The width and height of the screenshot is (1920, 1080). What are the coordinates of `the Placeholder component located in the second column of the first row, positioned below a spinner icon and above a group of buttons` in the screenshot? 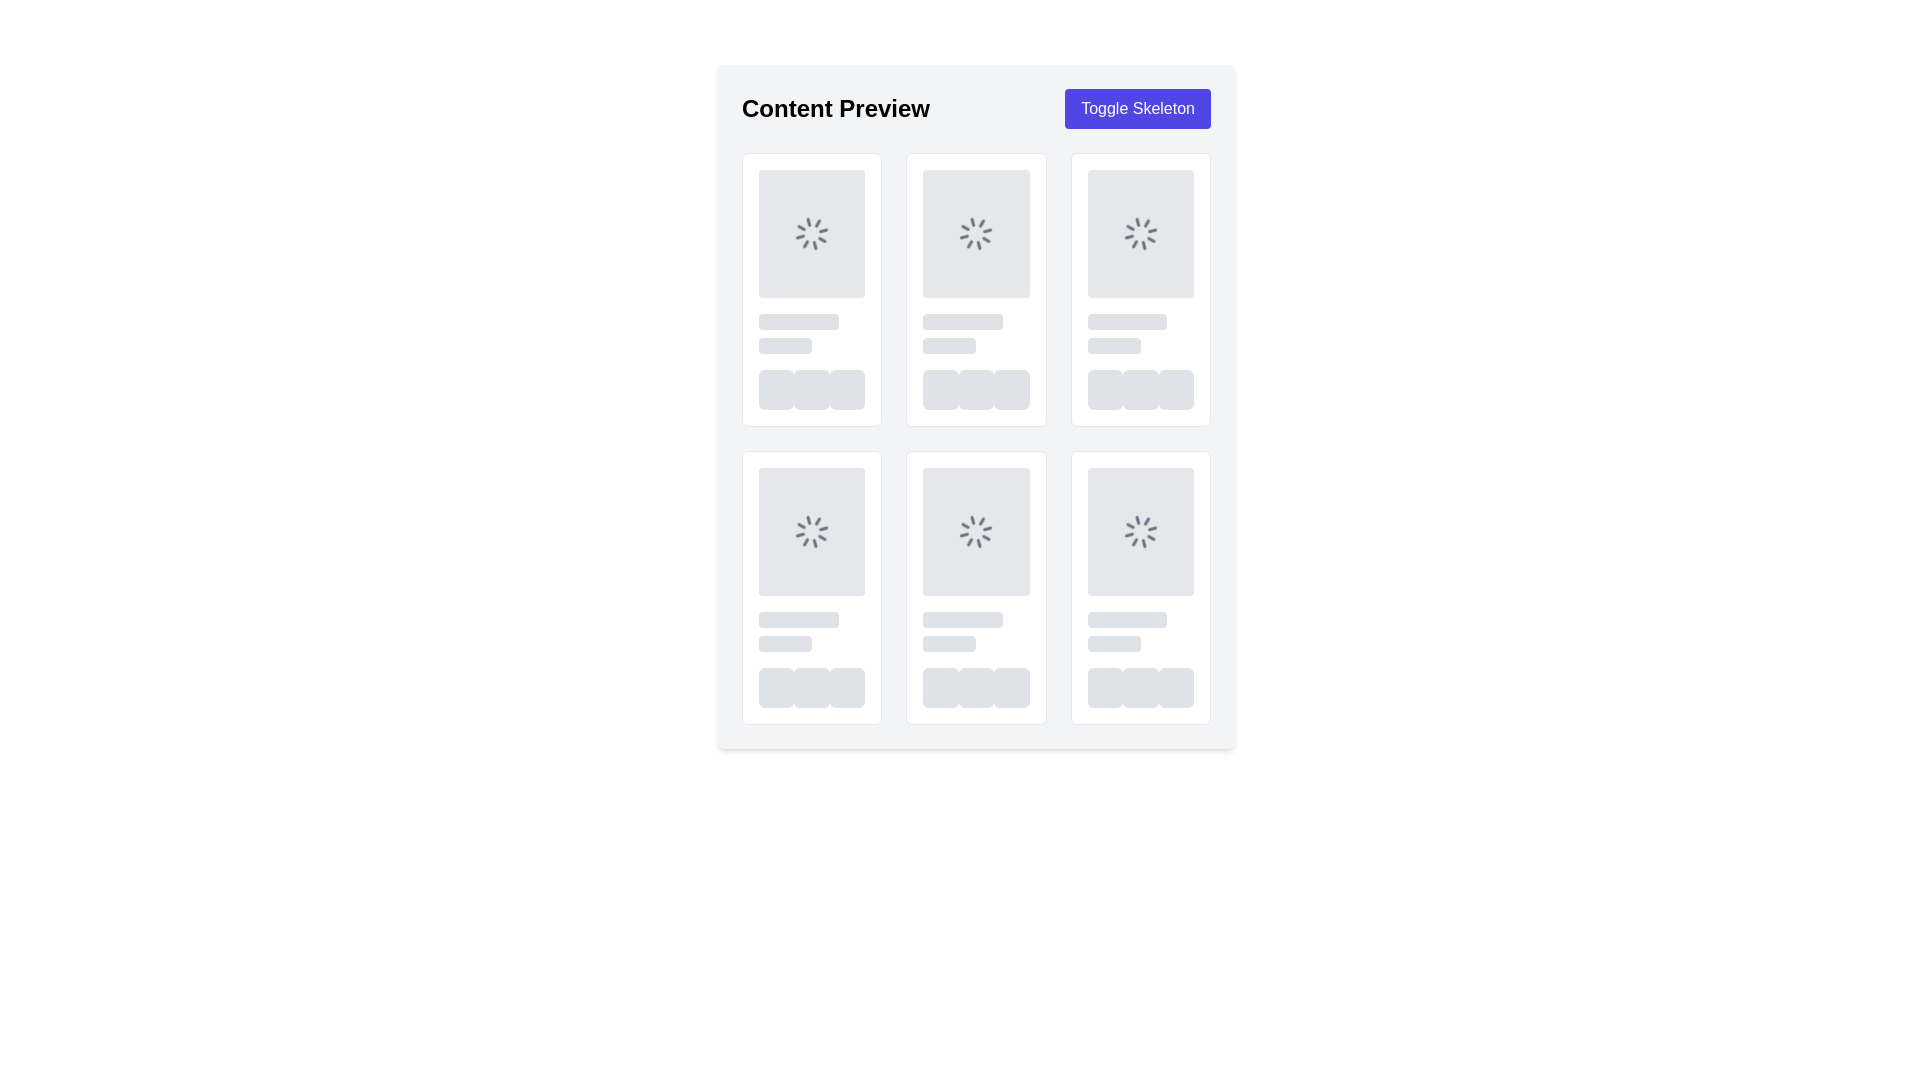 It's located at (976, 333).